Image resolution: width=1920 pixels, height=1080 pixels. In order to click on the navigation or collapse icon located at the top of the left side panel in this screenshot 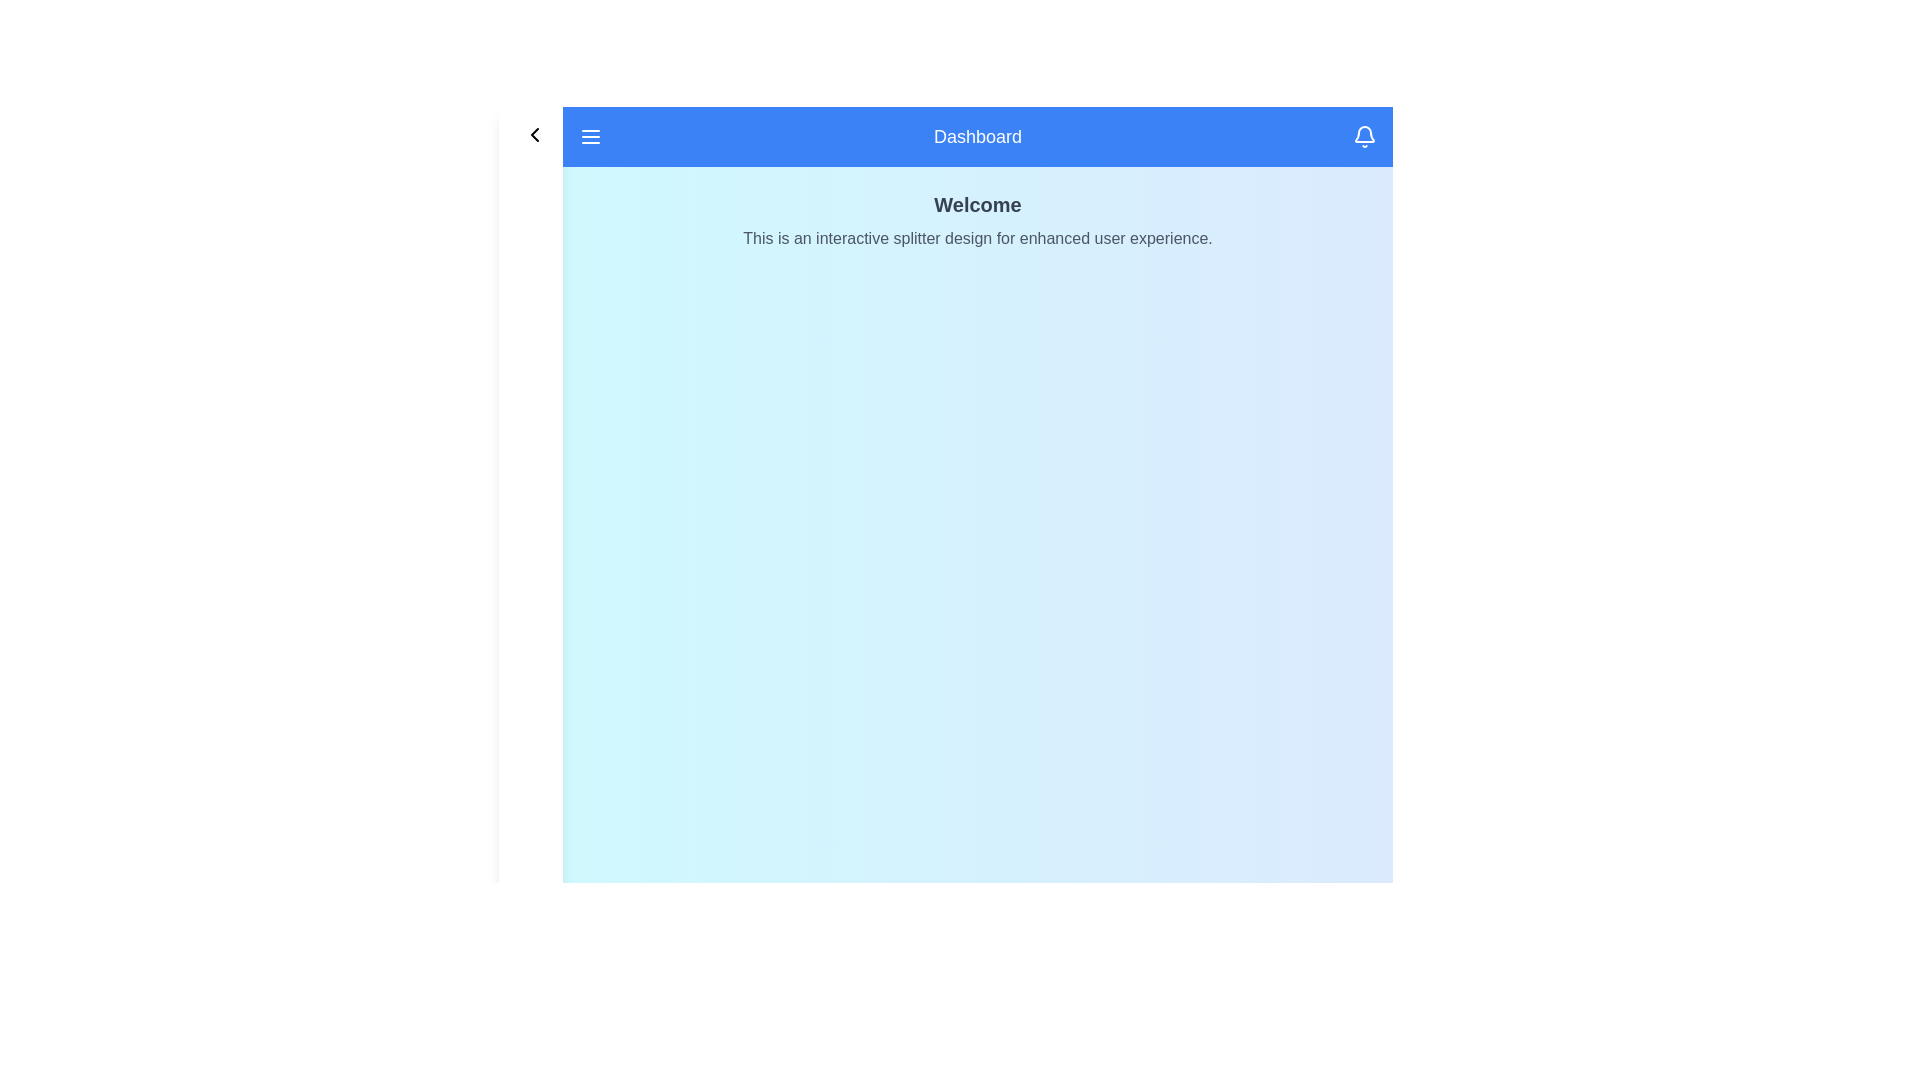, I will do `click(531, 135)`.